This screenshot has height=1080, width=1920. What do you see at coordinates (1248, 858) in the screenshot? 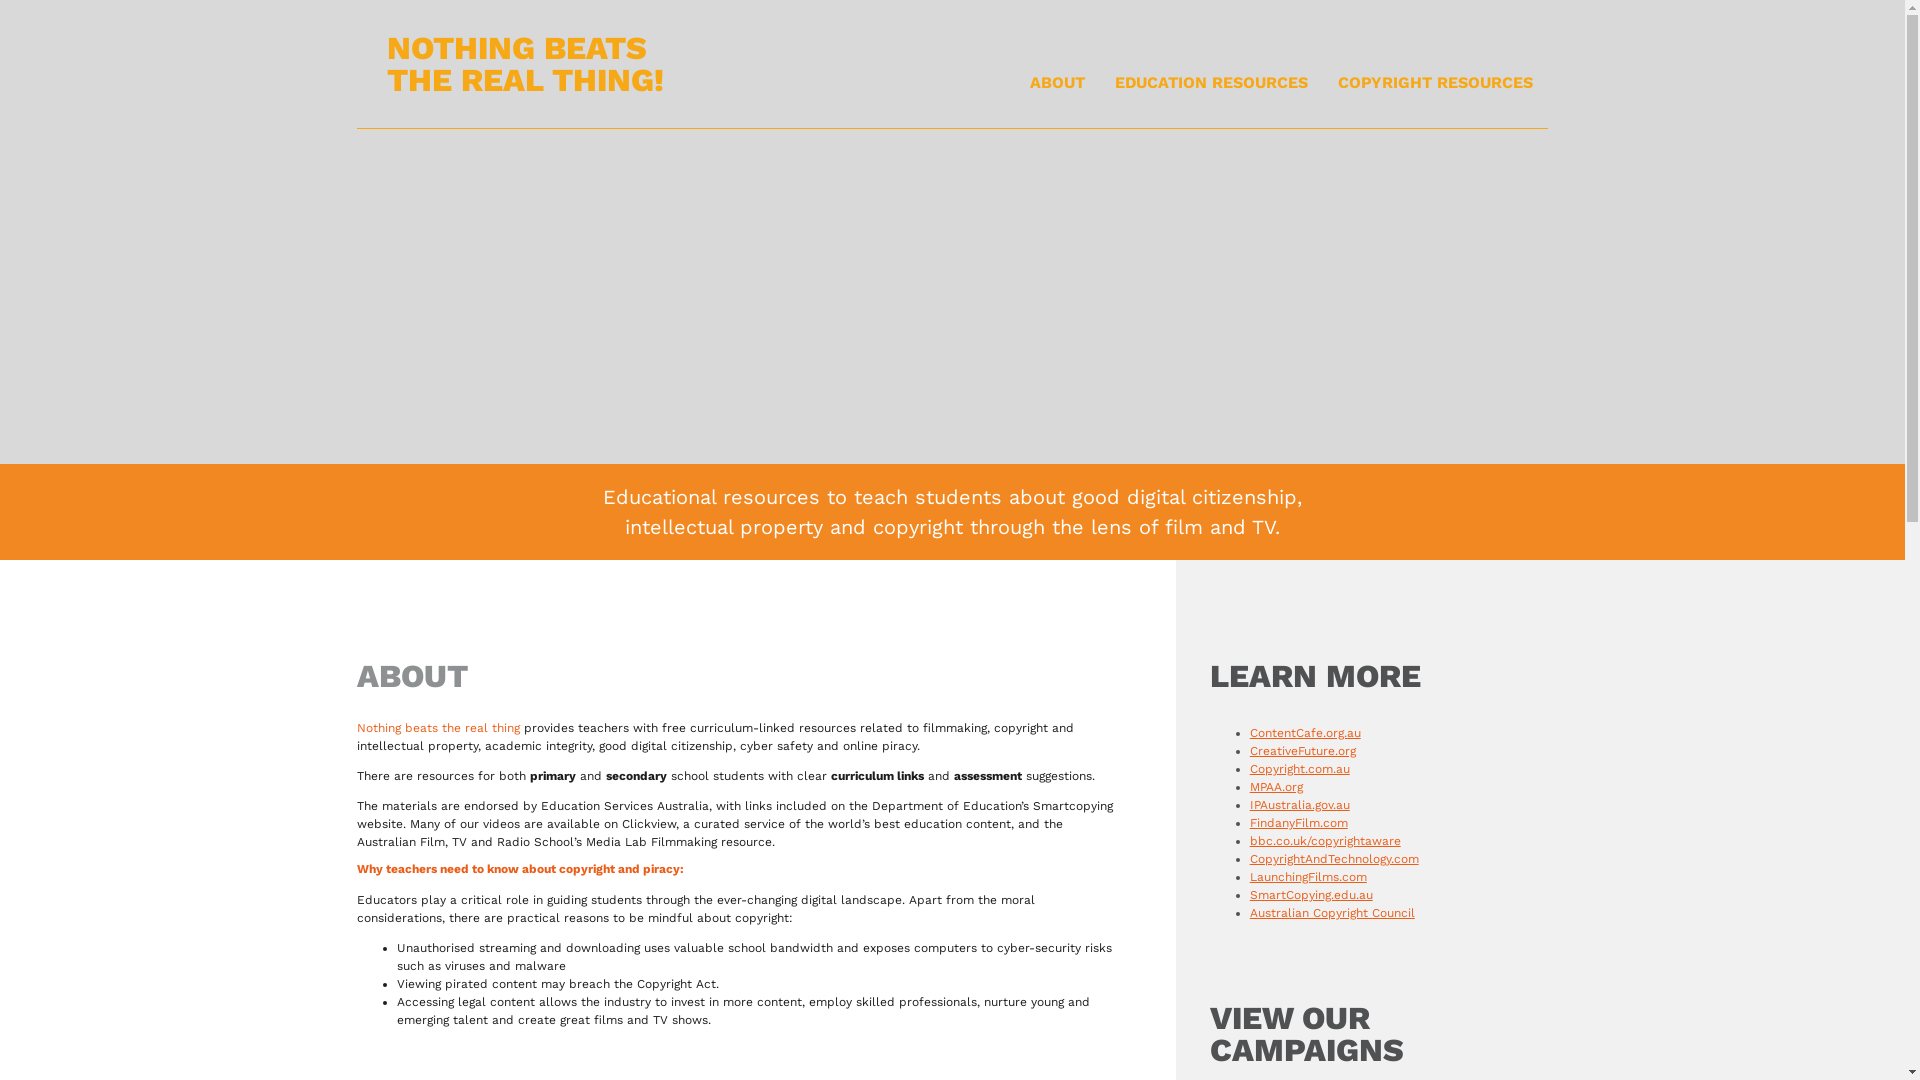
I see `'CopyrightAndTechnology.com'` at bounding box center [1248, 858].